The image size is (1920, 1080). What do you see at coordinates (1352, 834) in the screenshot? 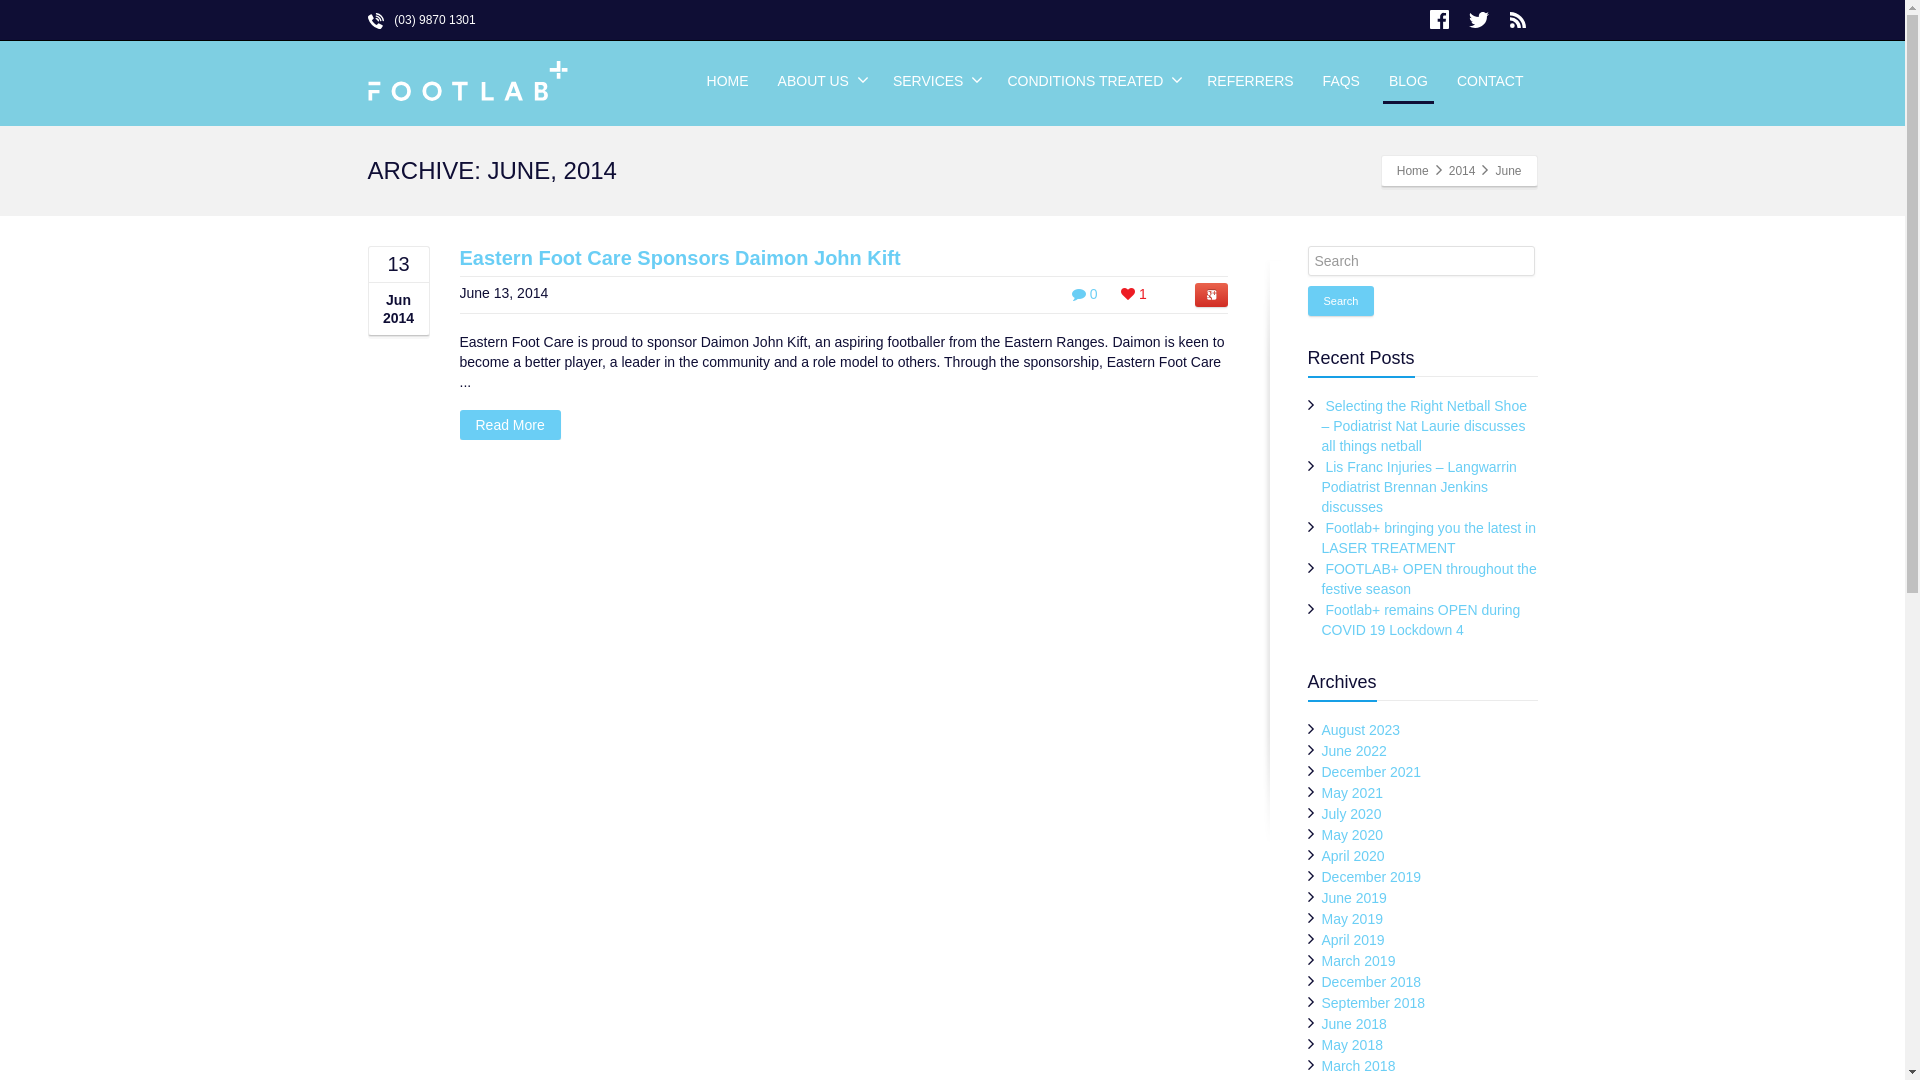
I see `'May 2020'` at bounding box center [1352, 834].